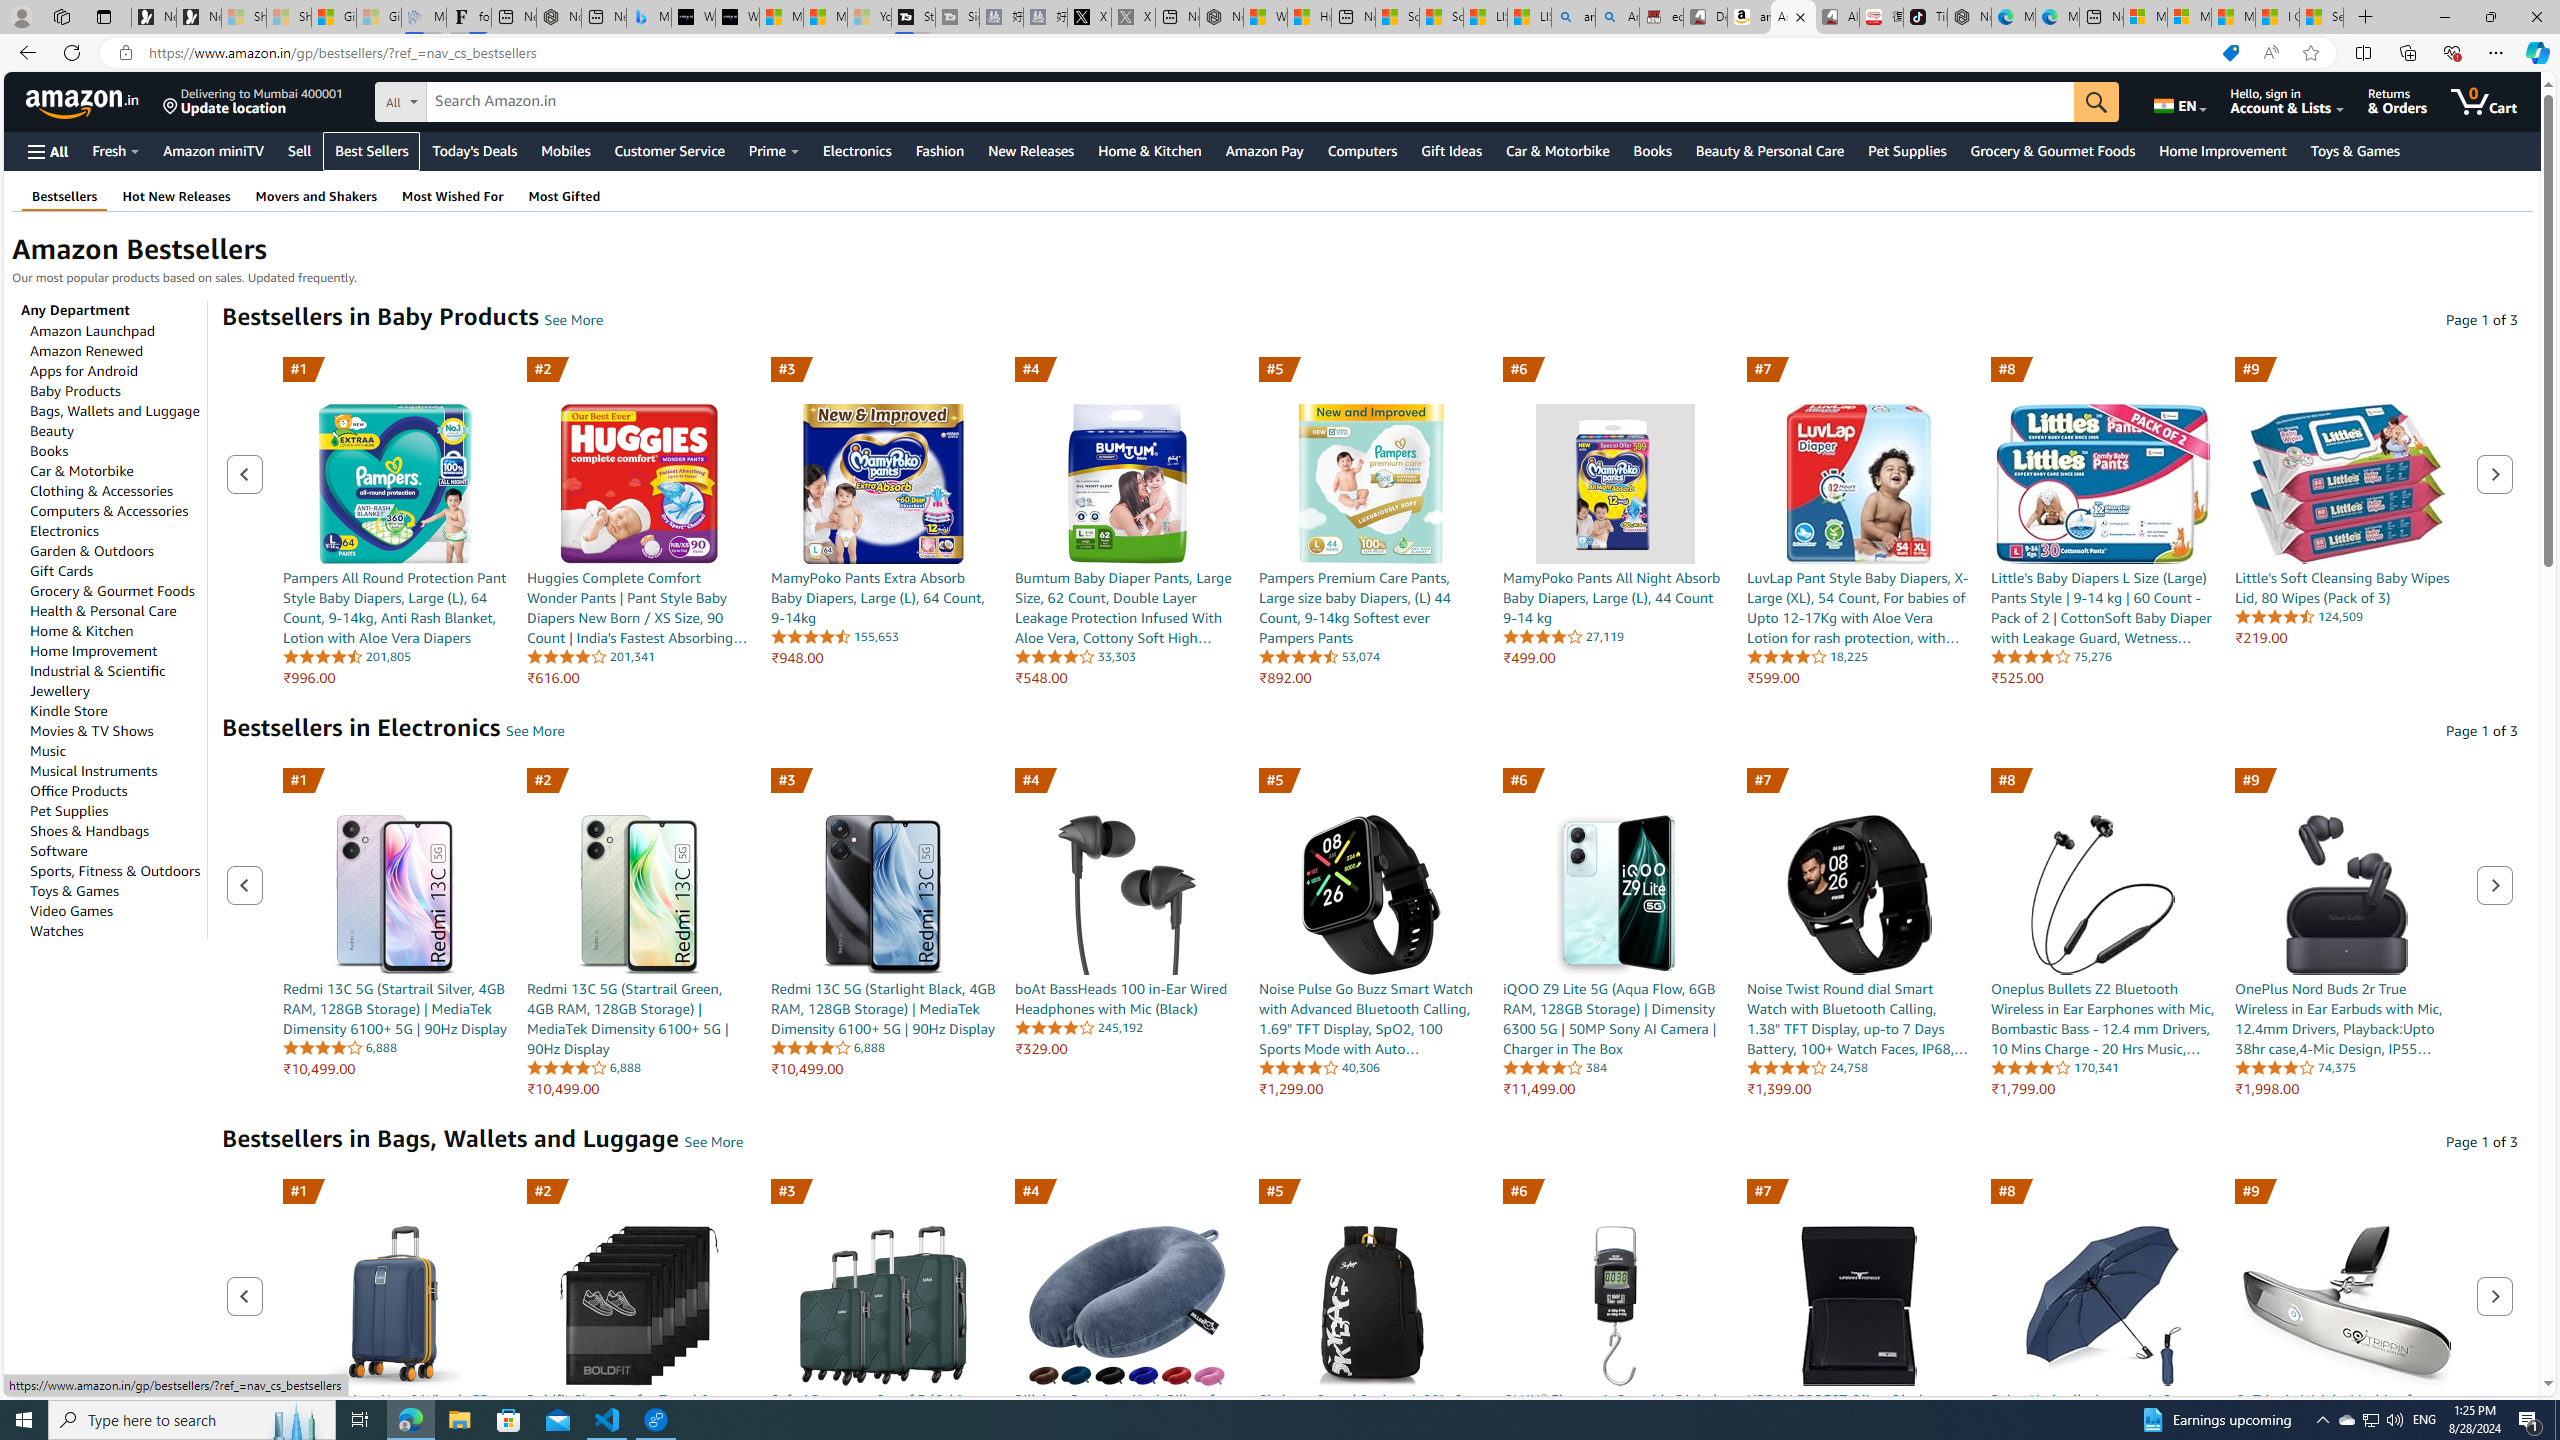 The image size is (2560, 1440). I want to click on 'Newsletter Sign Up', so click(199, 16).